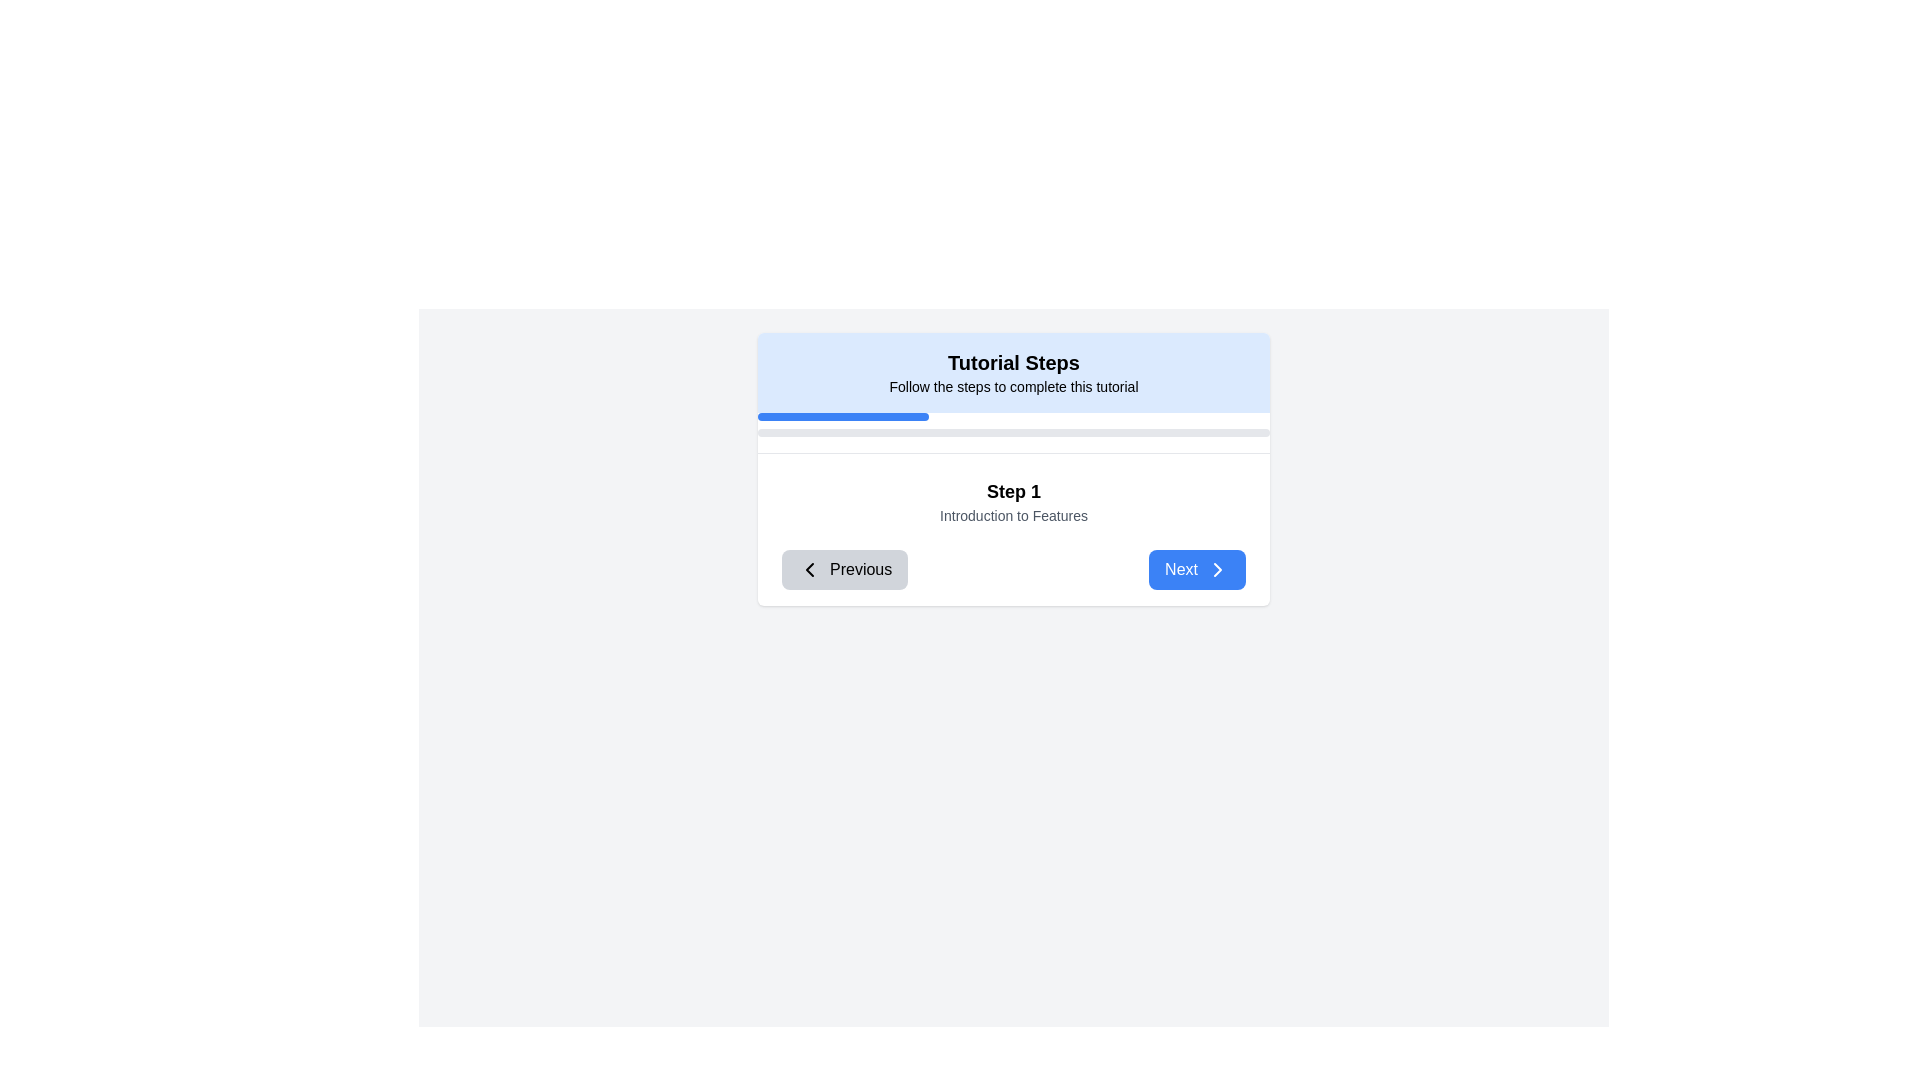 The width and height of the screenshot is (1920, 1080). Describe the element at coordinates (810, 570) in the screenshot. I see `the 'Previous' button icon located` at that location.